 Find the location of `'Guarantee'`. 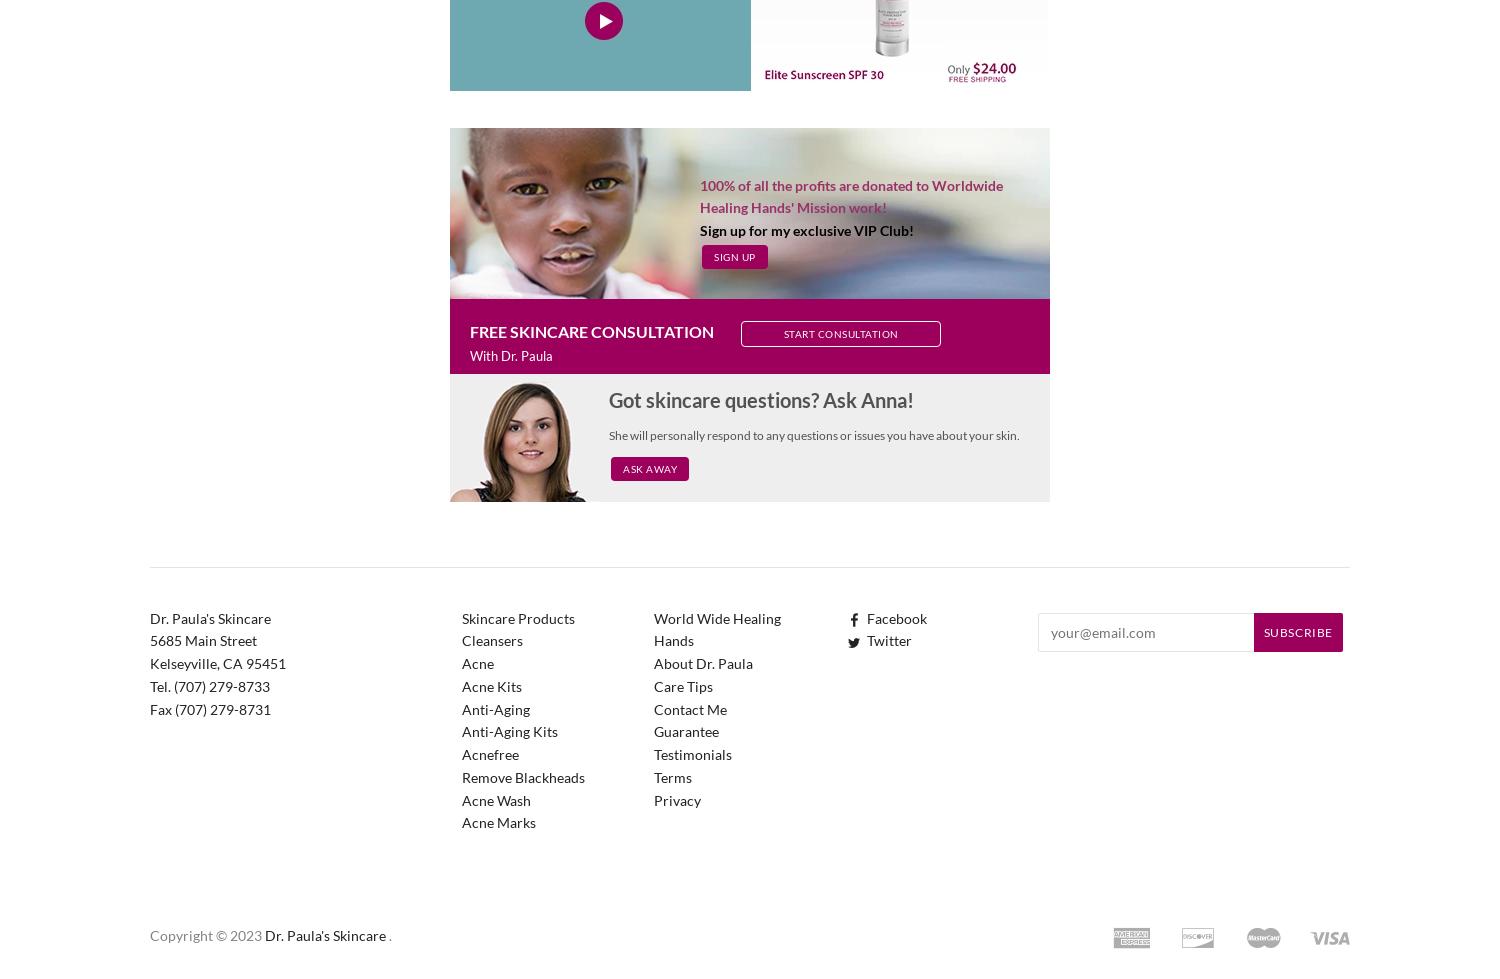

'Guarantee' is located at coordinates (686, 730).